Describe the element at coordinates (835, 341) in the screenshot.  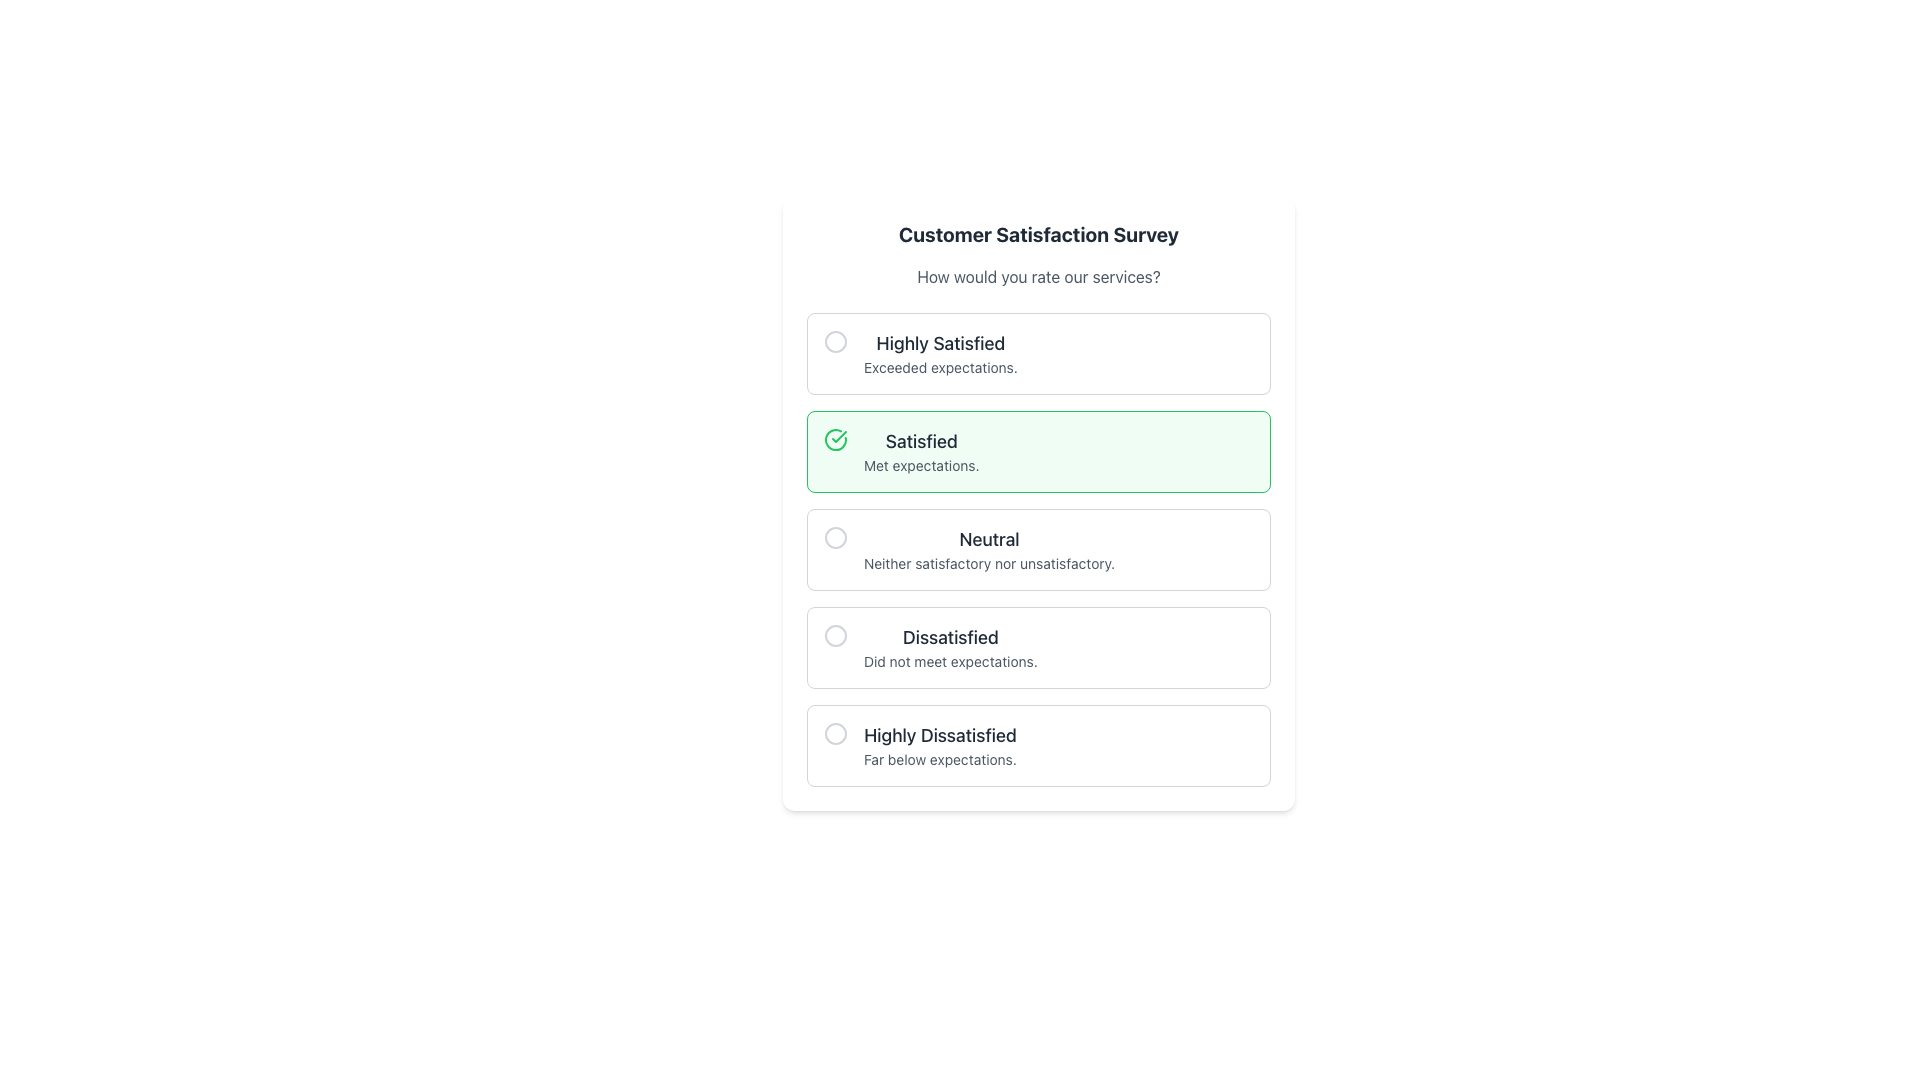
I see `the circular selection indicator for the 'Highly Satisfied' option` at that location.